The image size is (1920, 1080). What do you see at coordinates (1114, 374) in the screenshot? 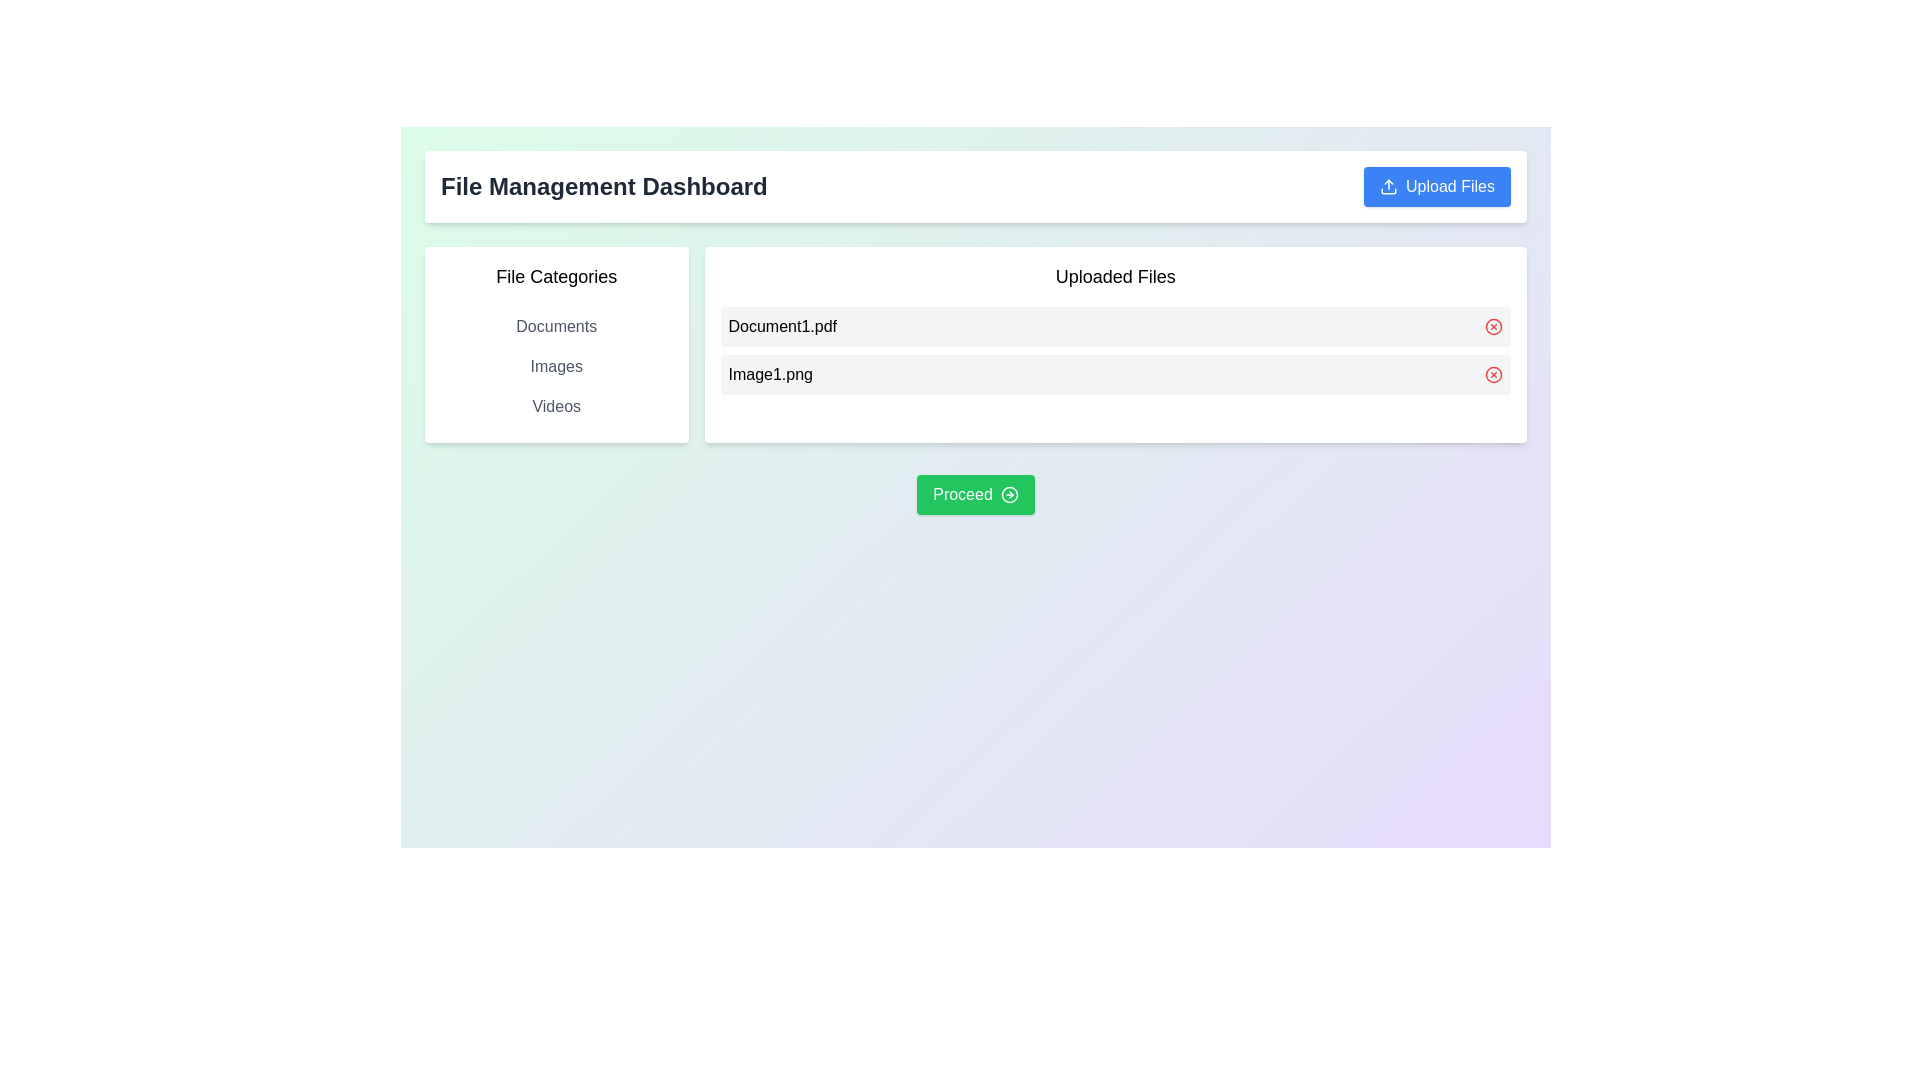
I see `the list item representing the uploaded file 'Image1.png'` at bounding box center [1114, 374].